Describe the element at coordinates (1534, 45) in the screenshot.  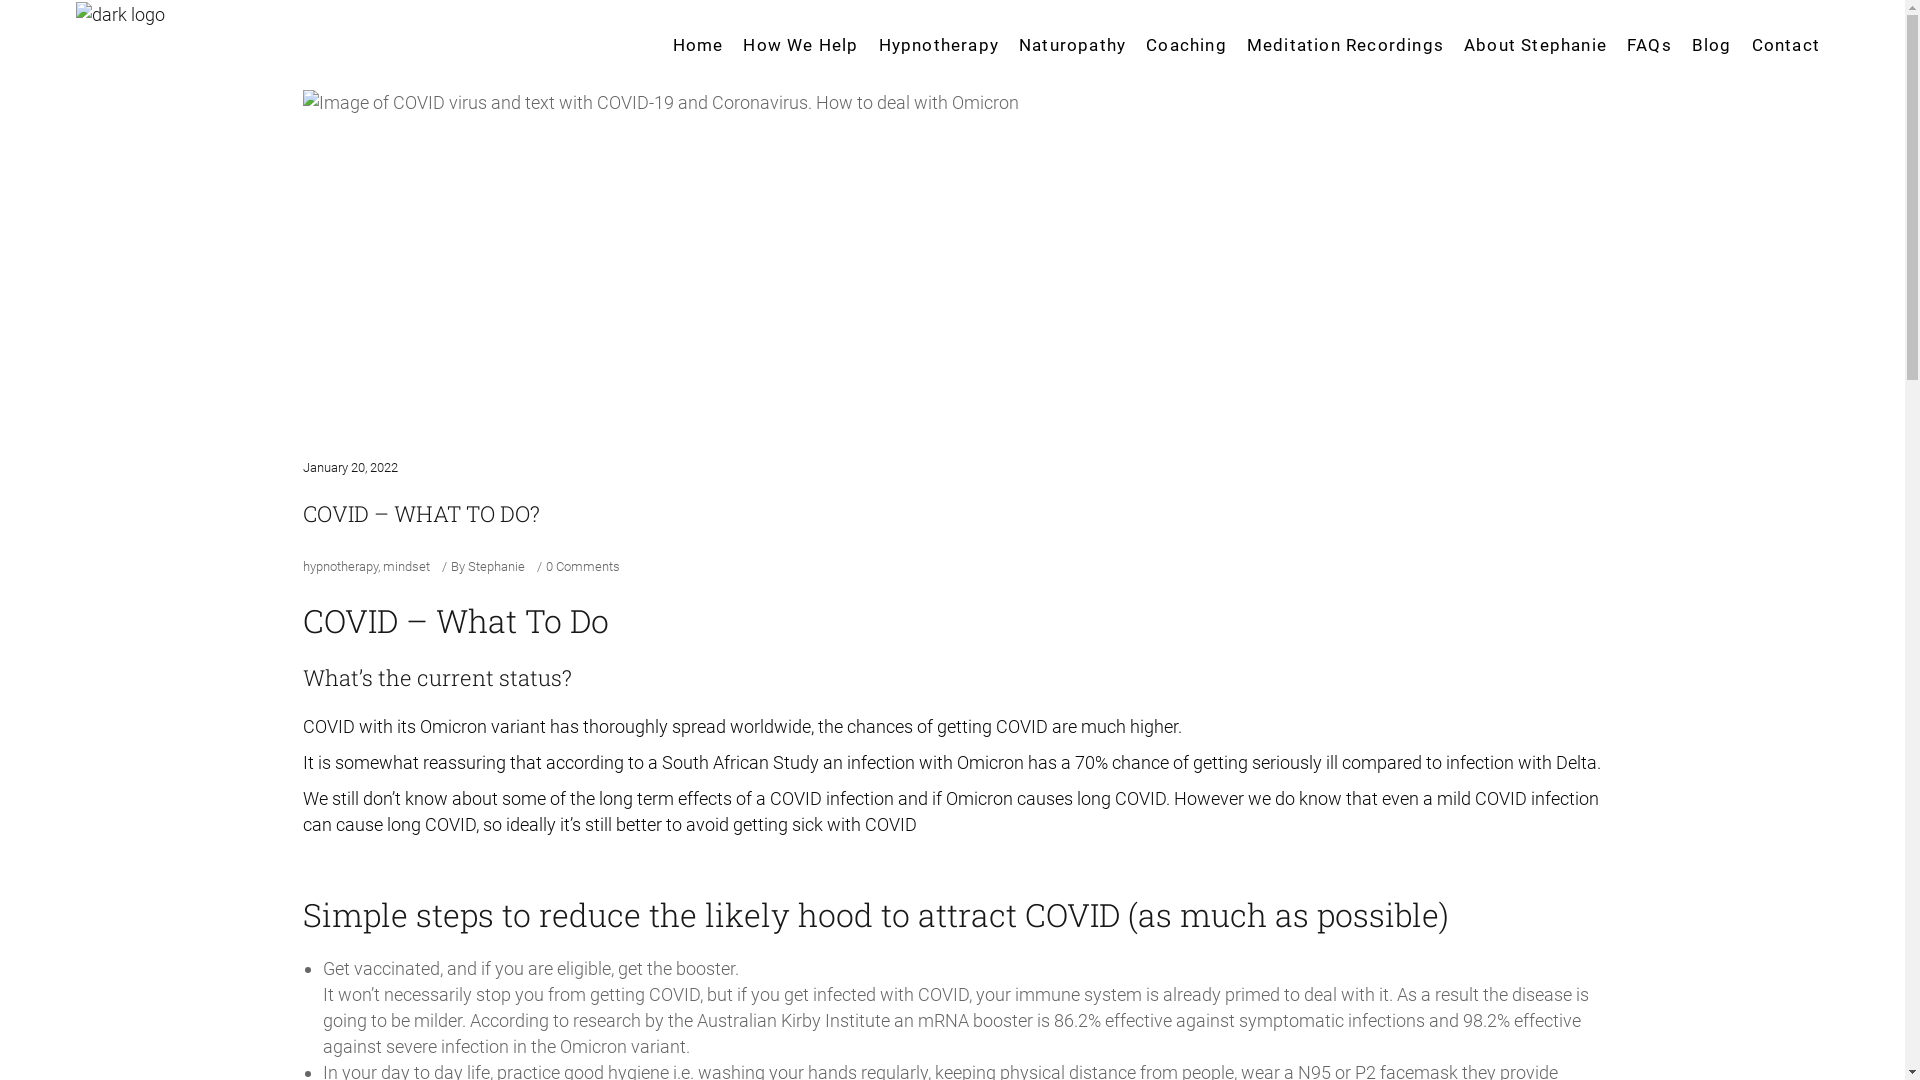
I see `'About Stephanie'` at that location.